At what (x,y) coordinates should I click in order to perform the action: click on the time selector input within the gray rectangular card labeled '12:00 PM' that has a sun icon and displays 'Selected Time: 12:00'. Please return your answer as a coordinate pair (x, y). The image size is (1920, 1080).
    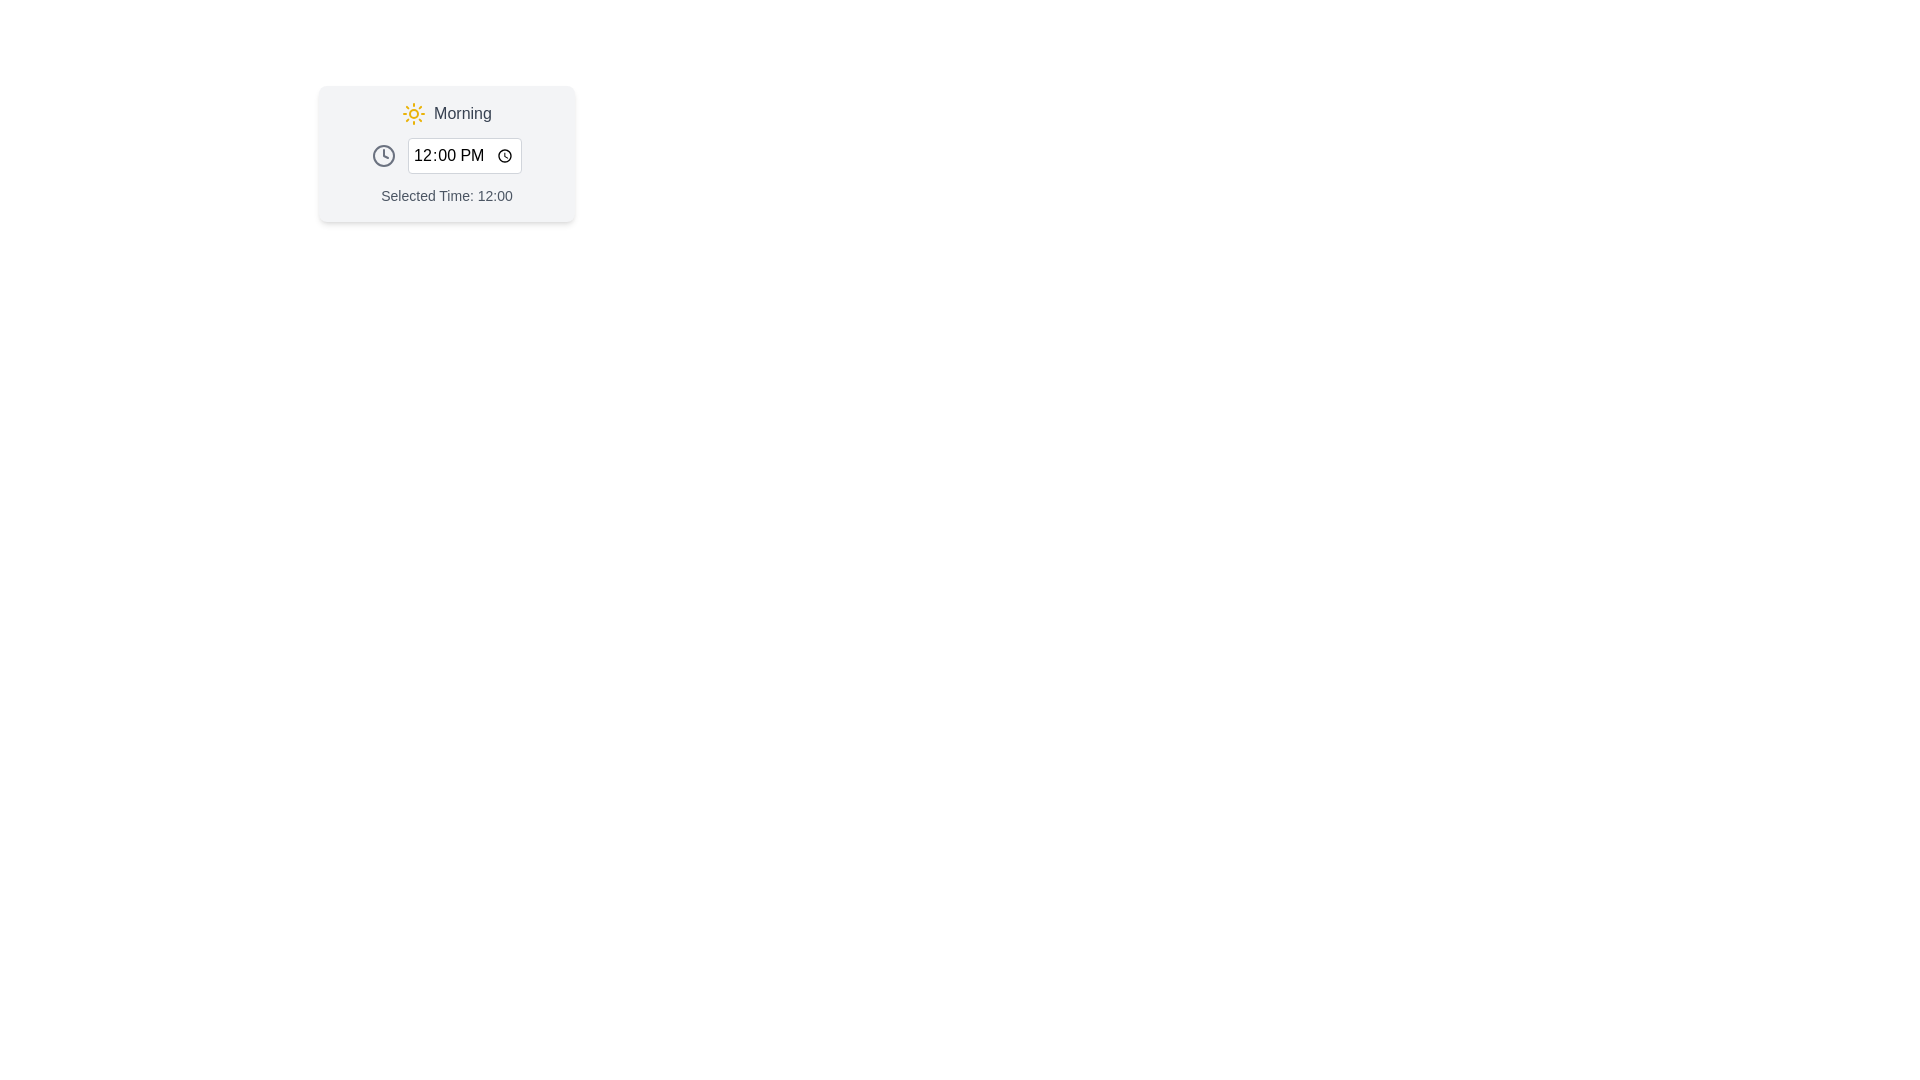
    Looking at the image, I should click on (445, 153).